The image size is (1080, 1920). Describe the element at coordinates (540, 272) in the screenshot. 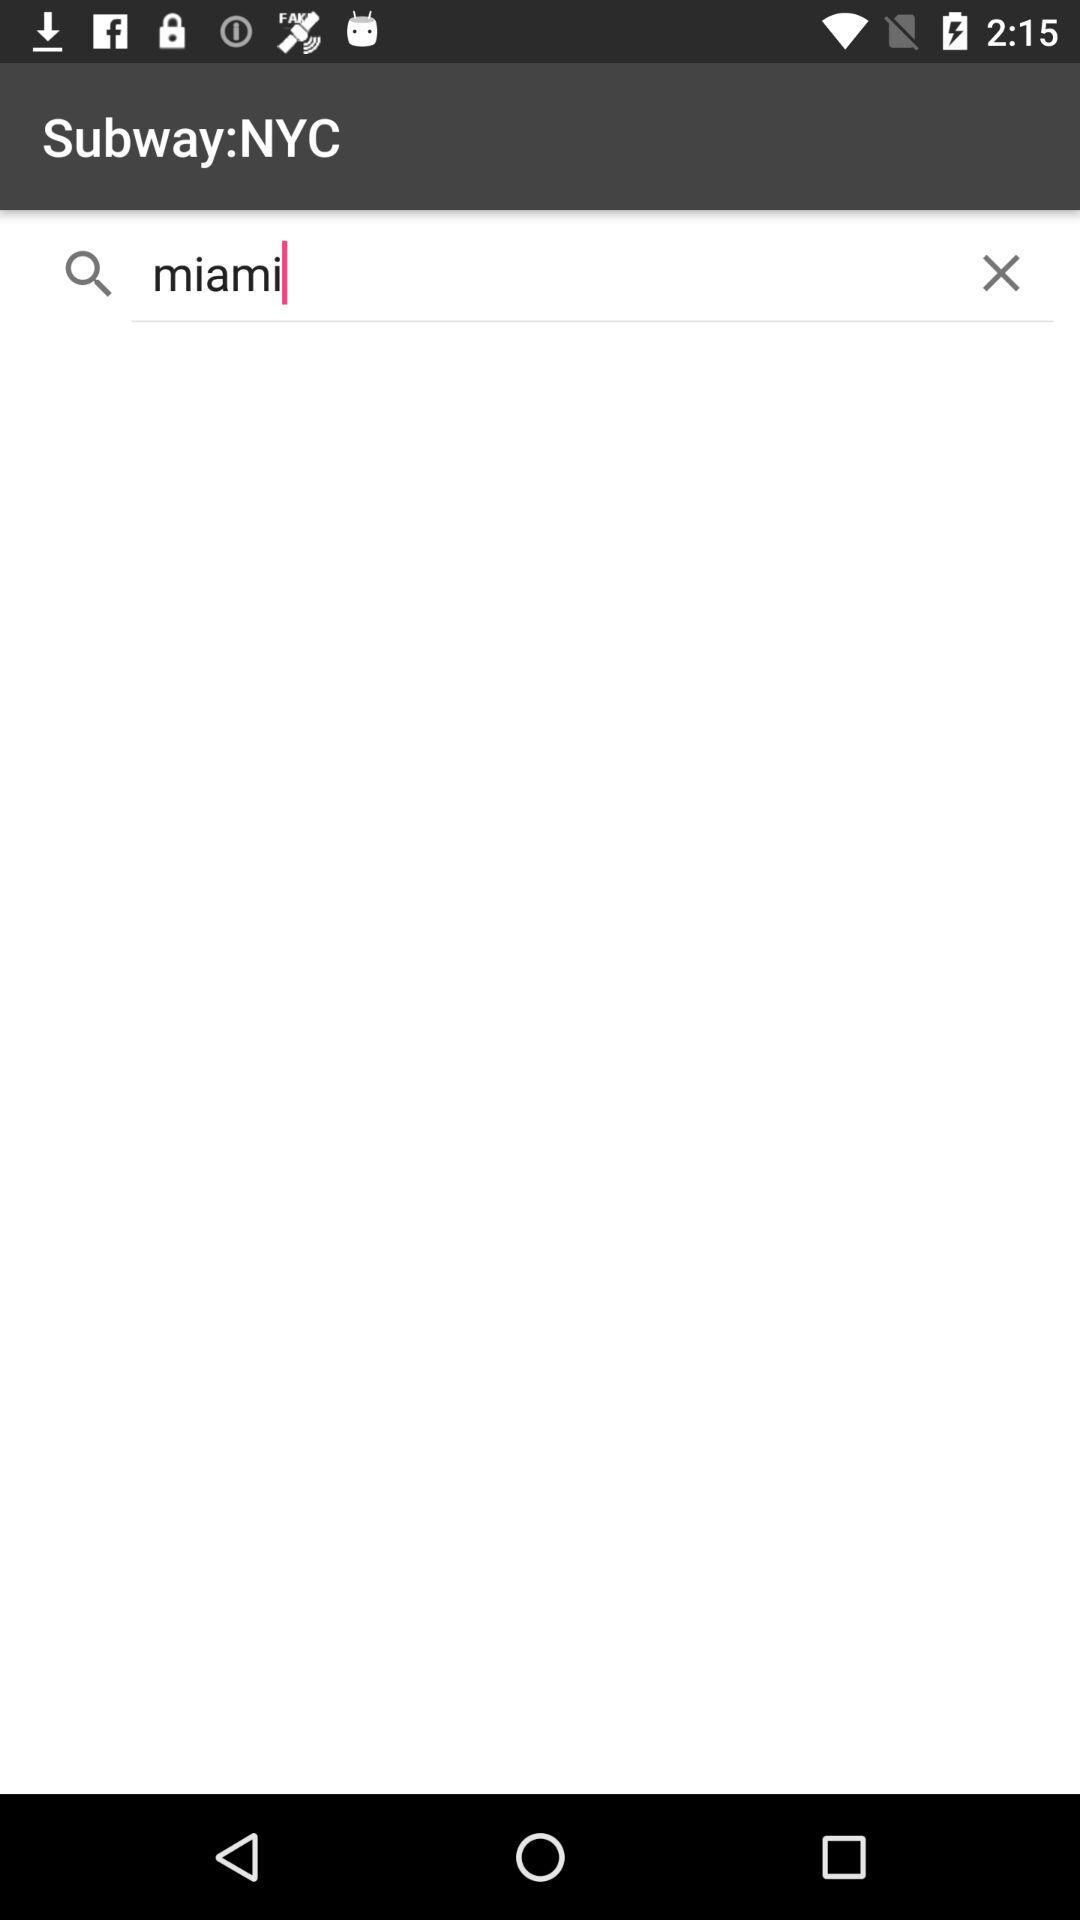

I see `icon below the subway:nyc item` at that location.